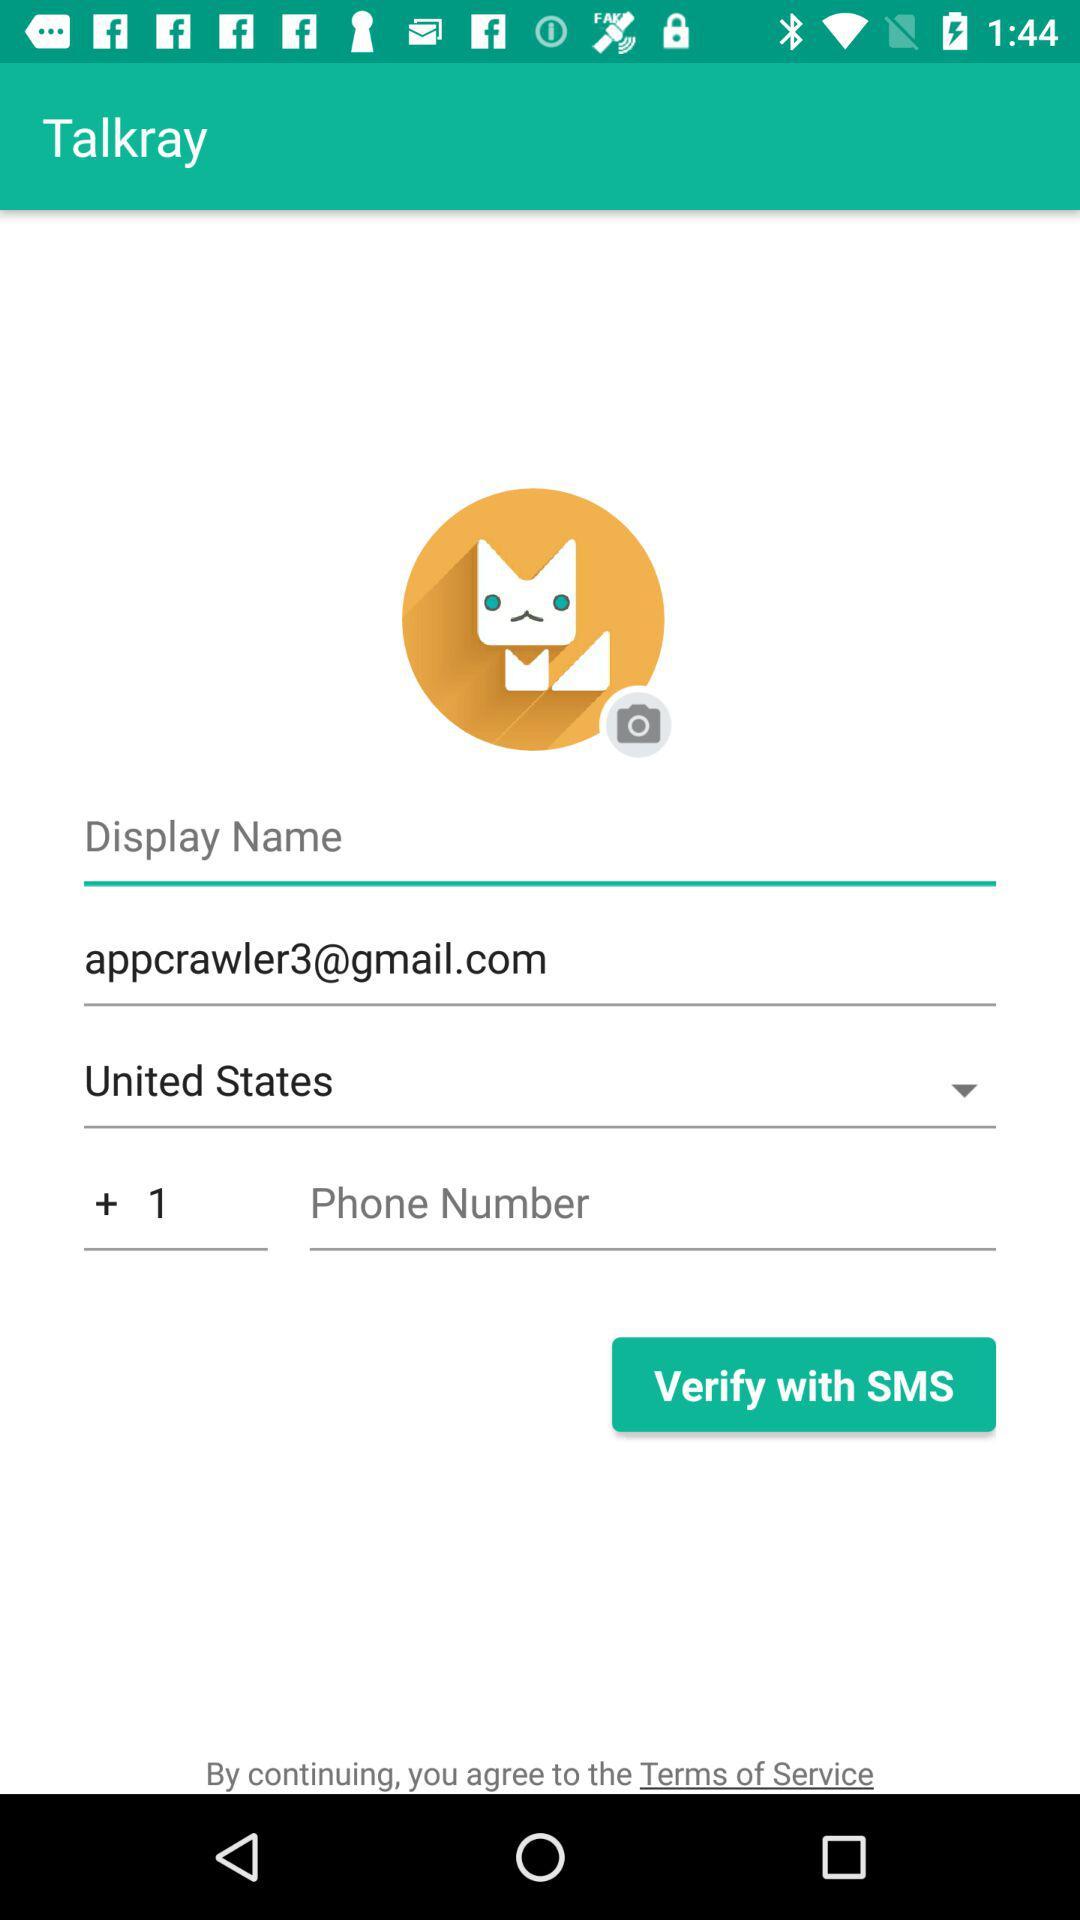 The height and width of the screenshot is (1920, 1080). I want to click on 1 item, so click(174, 1212).